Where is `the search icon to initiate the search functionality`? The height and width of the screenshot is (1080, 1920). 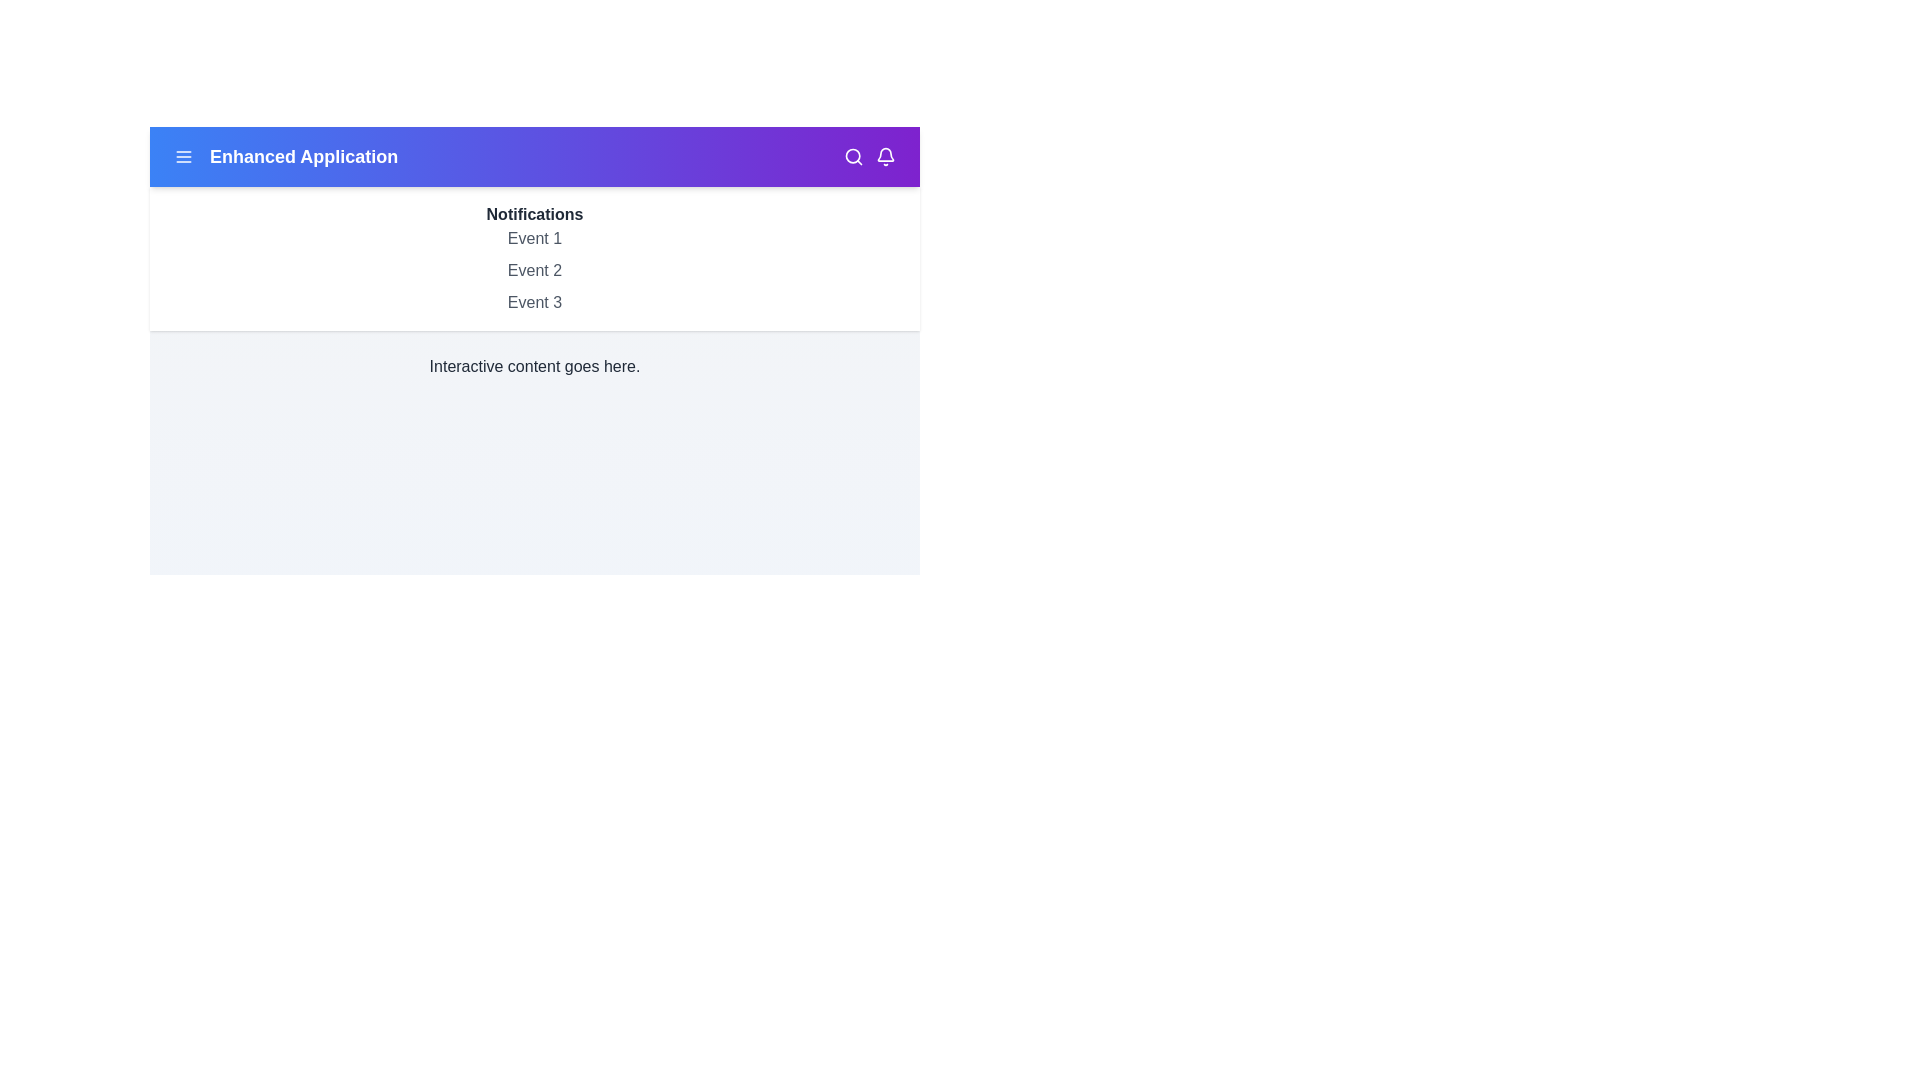 the search icon to initiate the search functionality is located at coordinates (854, 156).